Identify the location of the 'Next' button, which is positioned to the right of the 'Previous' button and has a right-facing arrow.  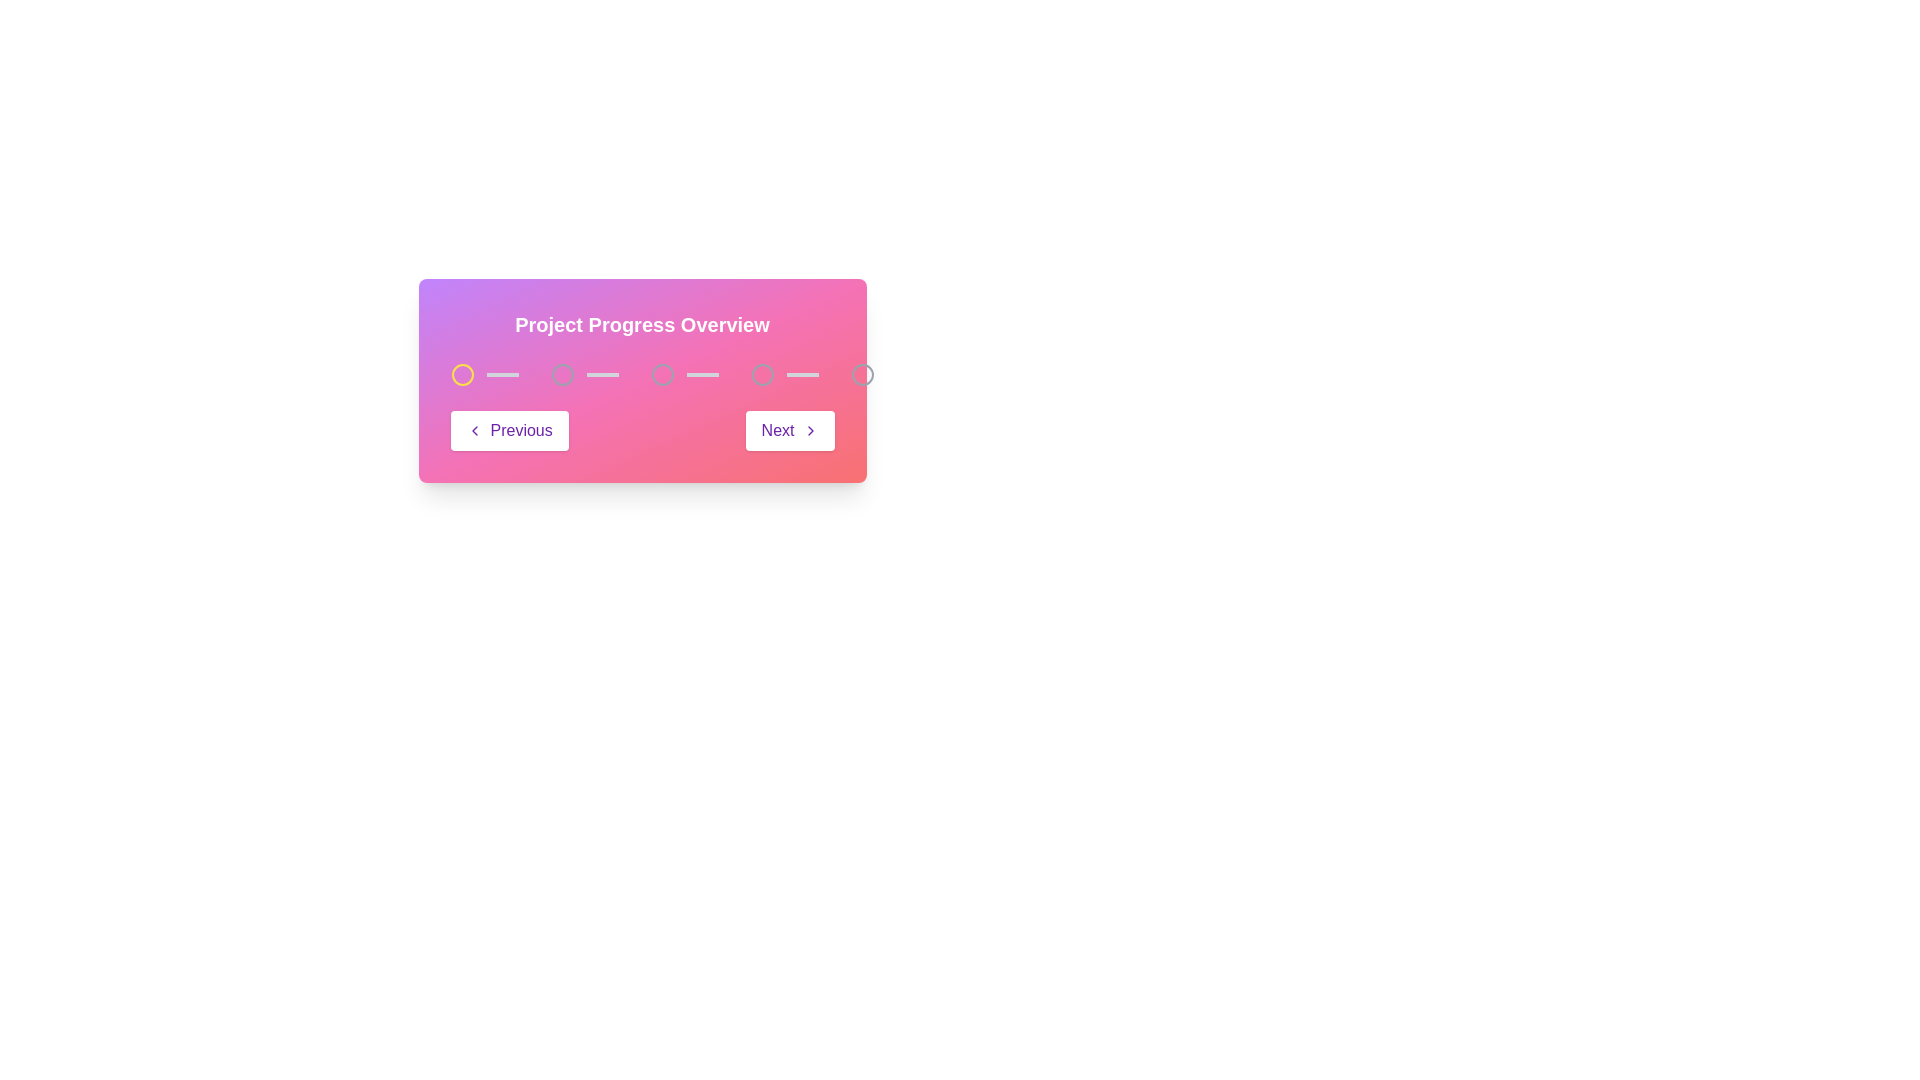
(789, 430).